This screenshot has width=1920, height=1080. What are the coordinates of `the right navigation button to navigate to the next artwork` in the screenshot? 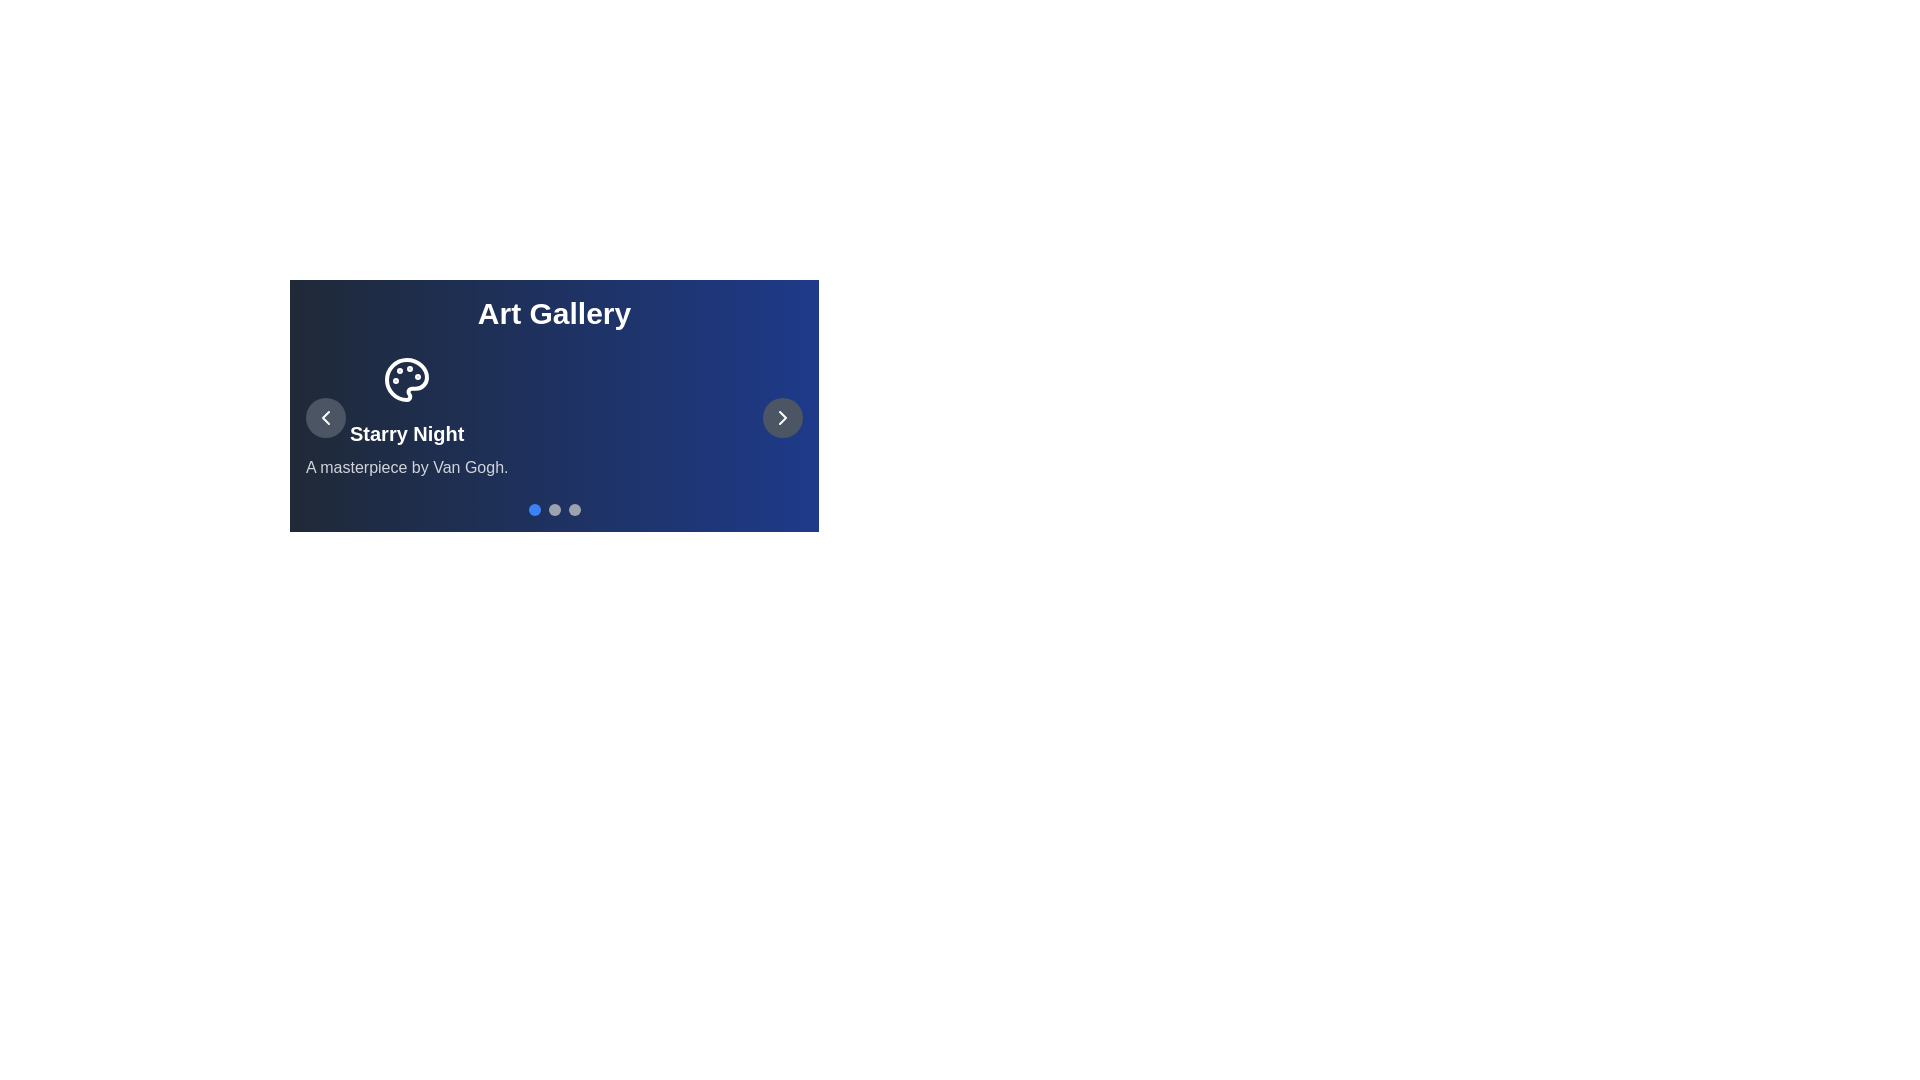 It's located at (781, 416).